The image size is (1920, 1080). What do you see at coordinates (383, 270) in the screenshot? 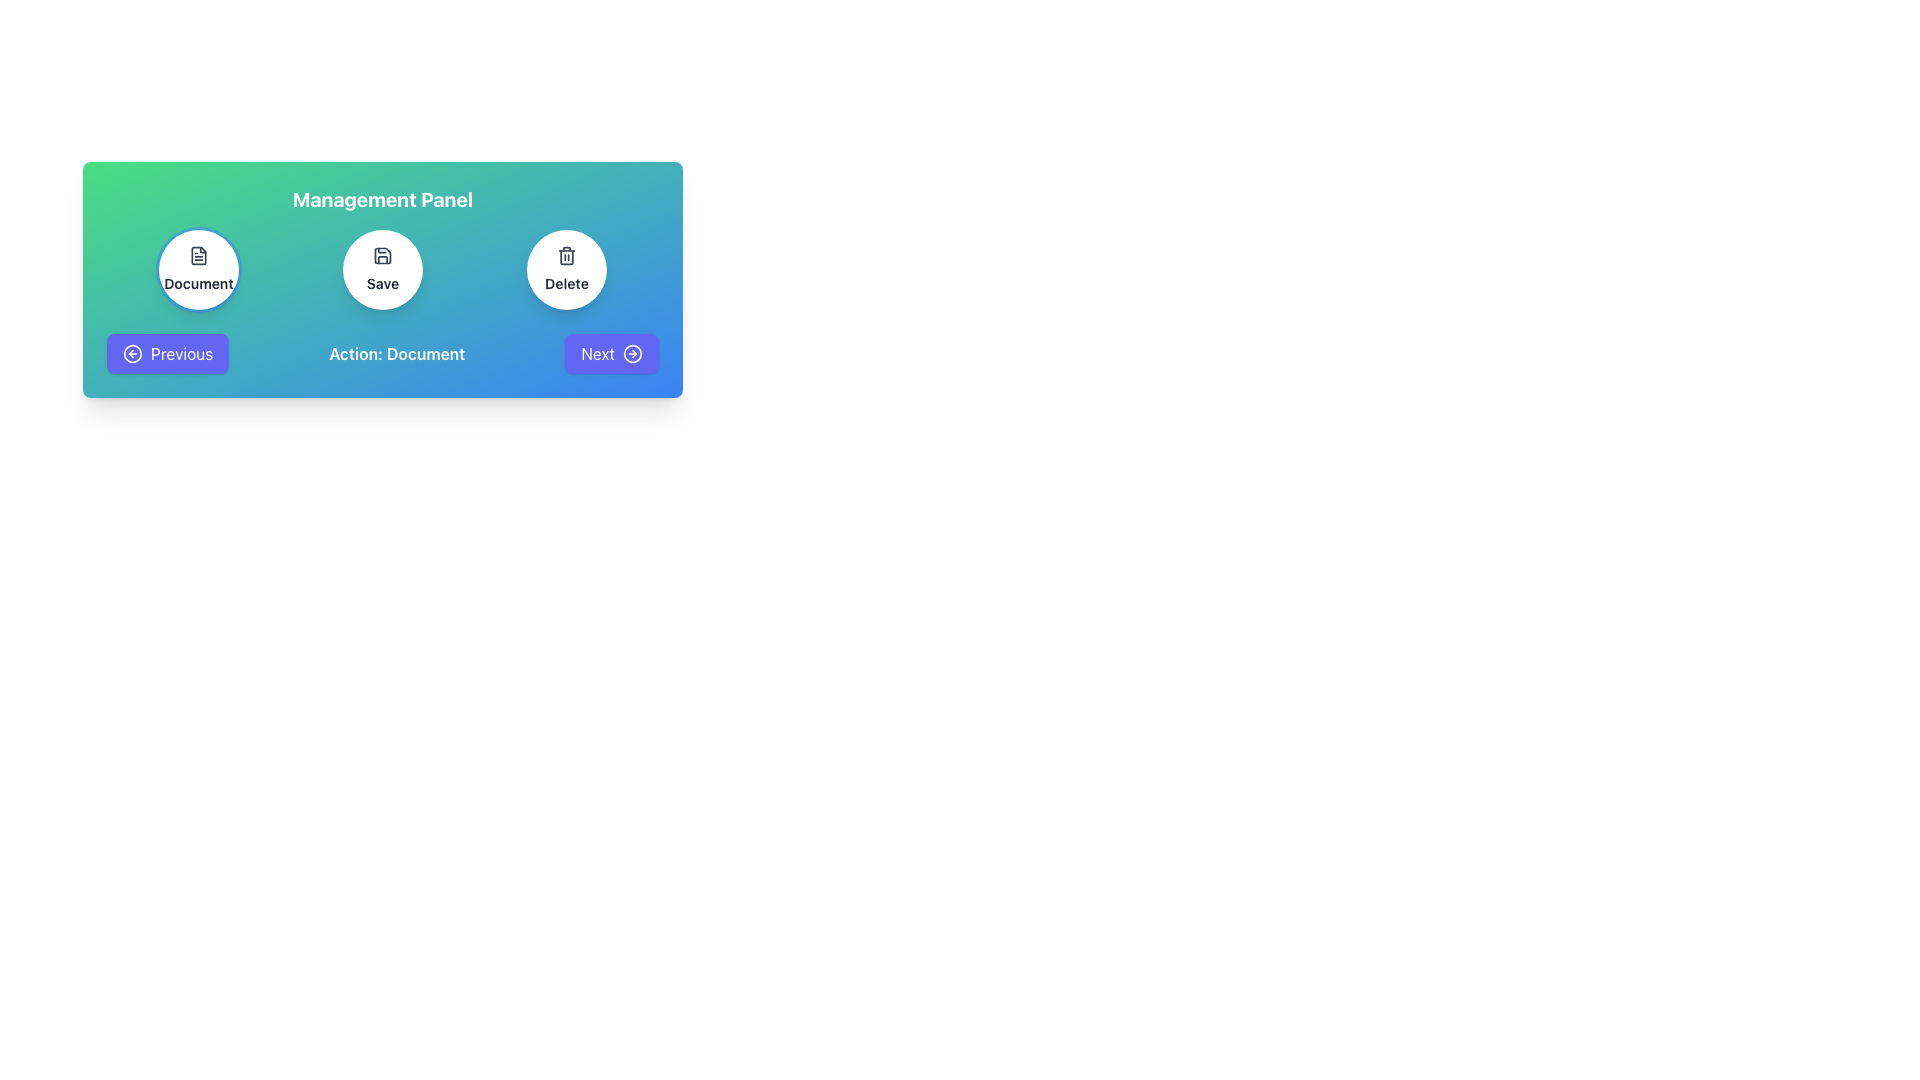
I see `the 'Save' button, which is centrally located among three buttons labeled 'Document', 'Save', and 'Delete', to observe its visual effects` at bounding box center [383, 270].